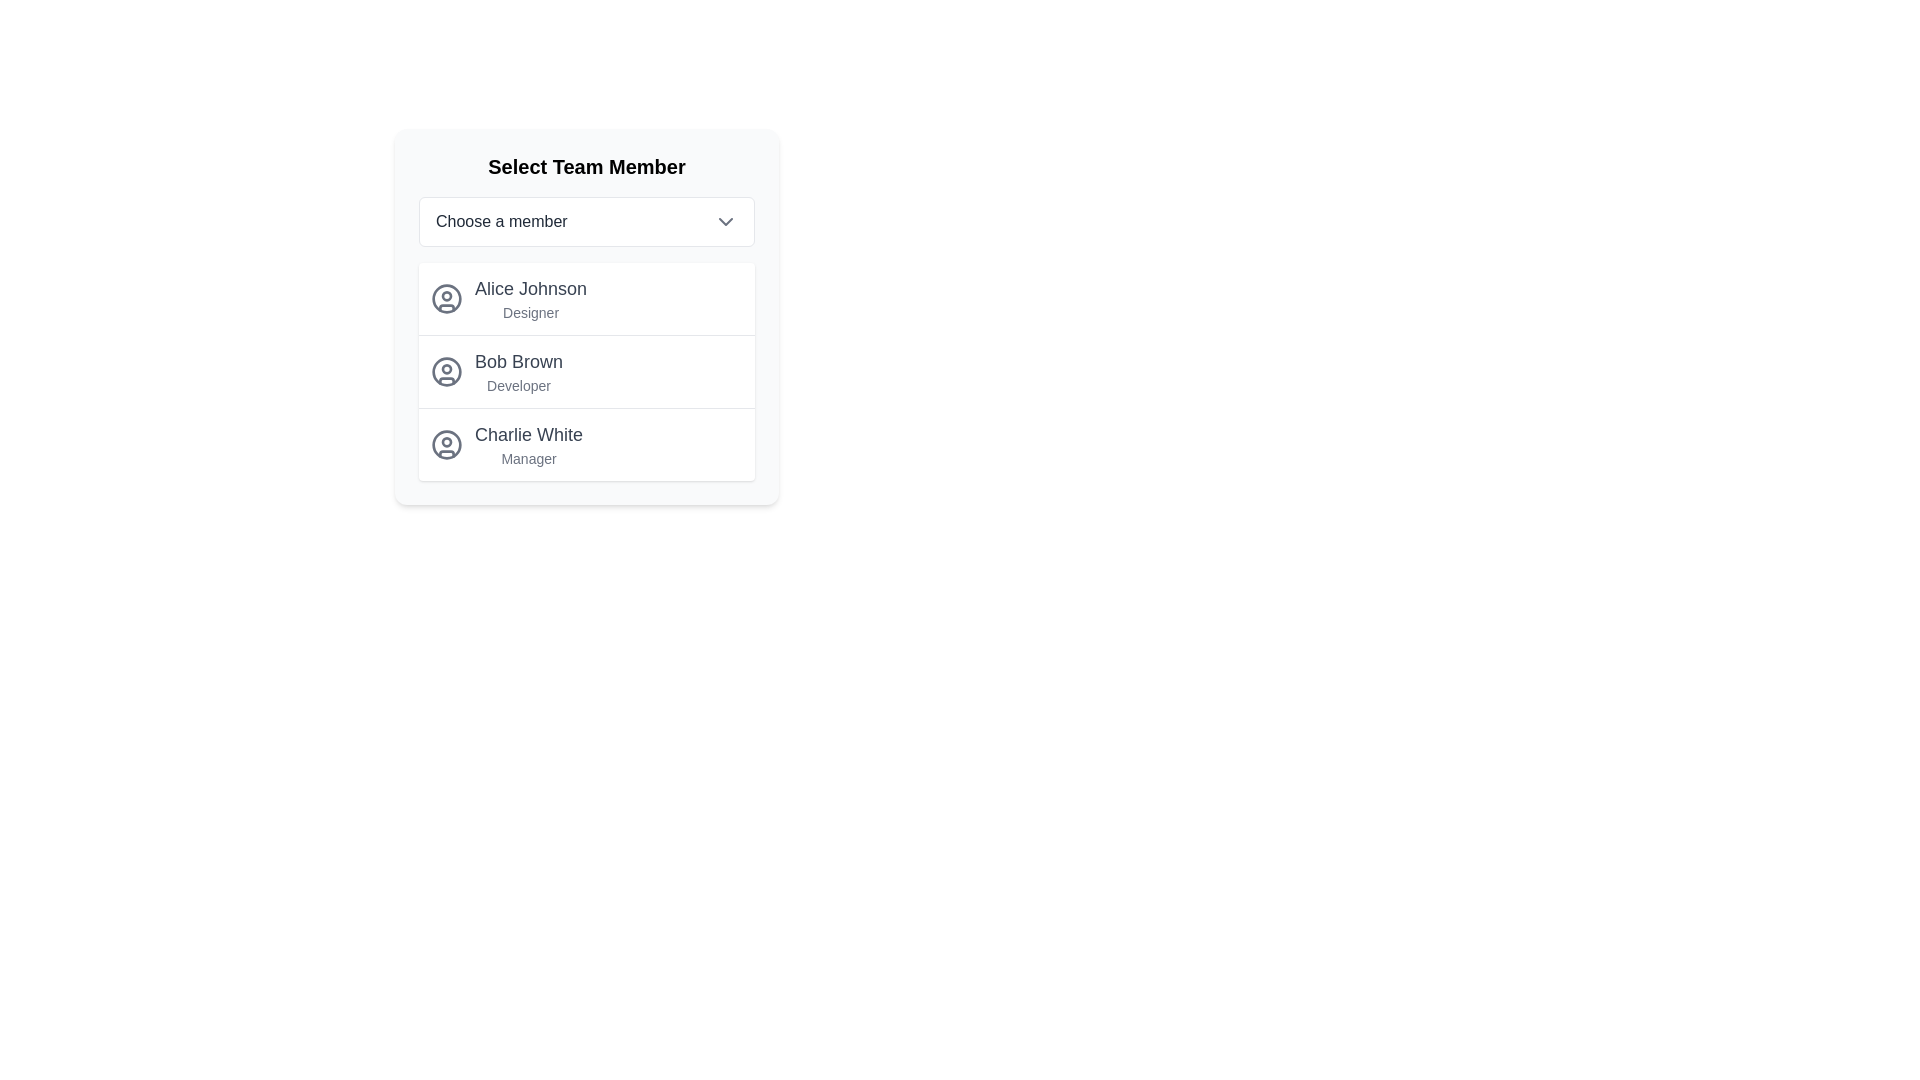 This screenshot has width=1920, height=1080. What do you see at coordinates (585, 222) in the screenshot?
I see `the dropdown menu located below the title 'Select Team Member'` at bounding box center [585, 222].